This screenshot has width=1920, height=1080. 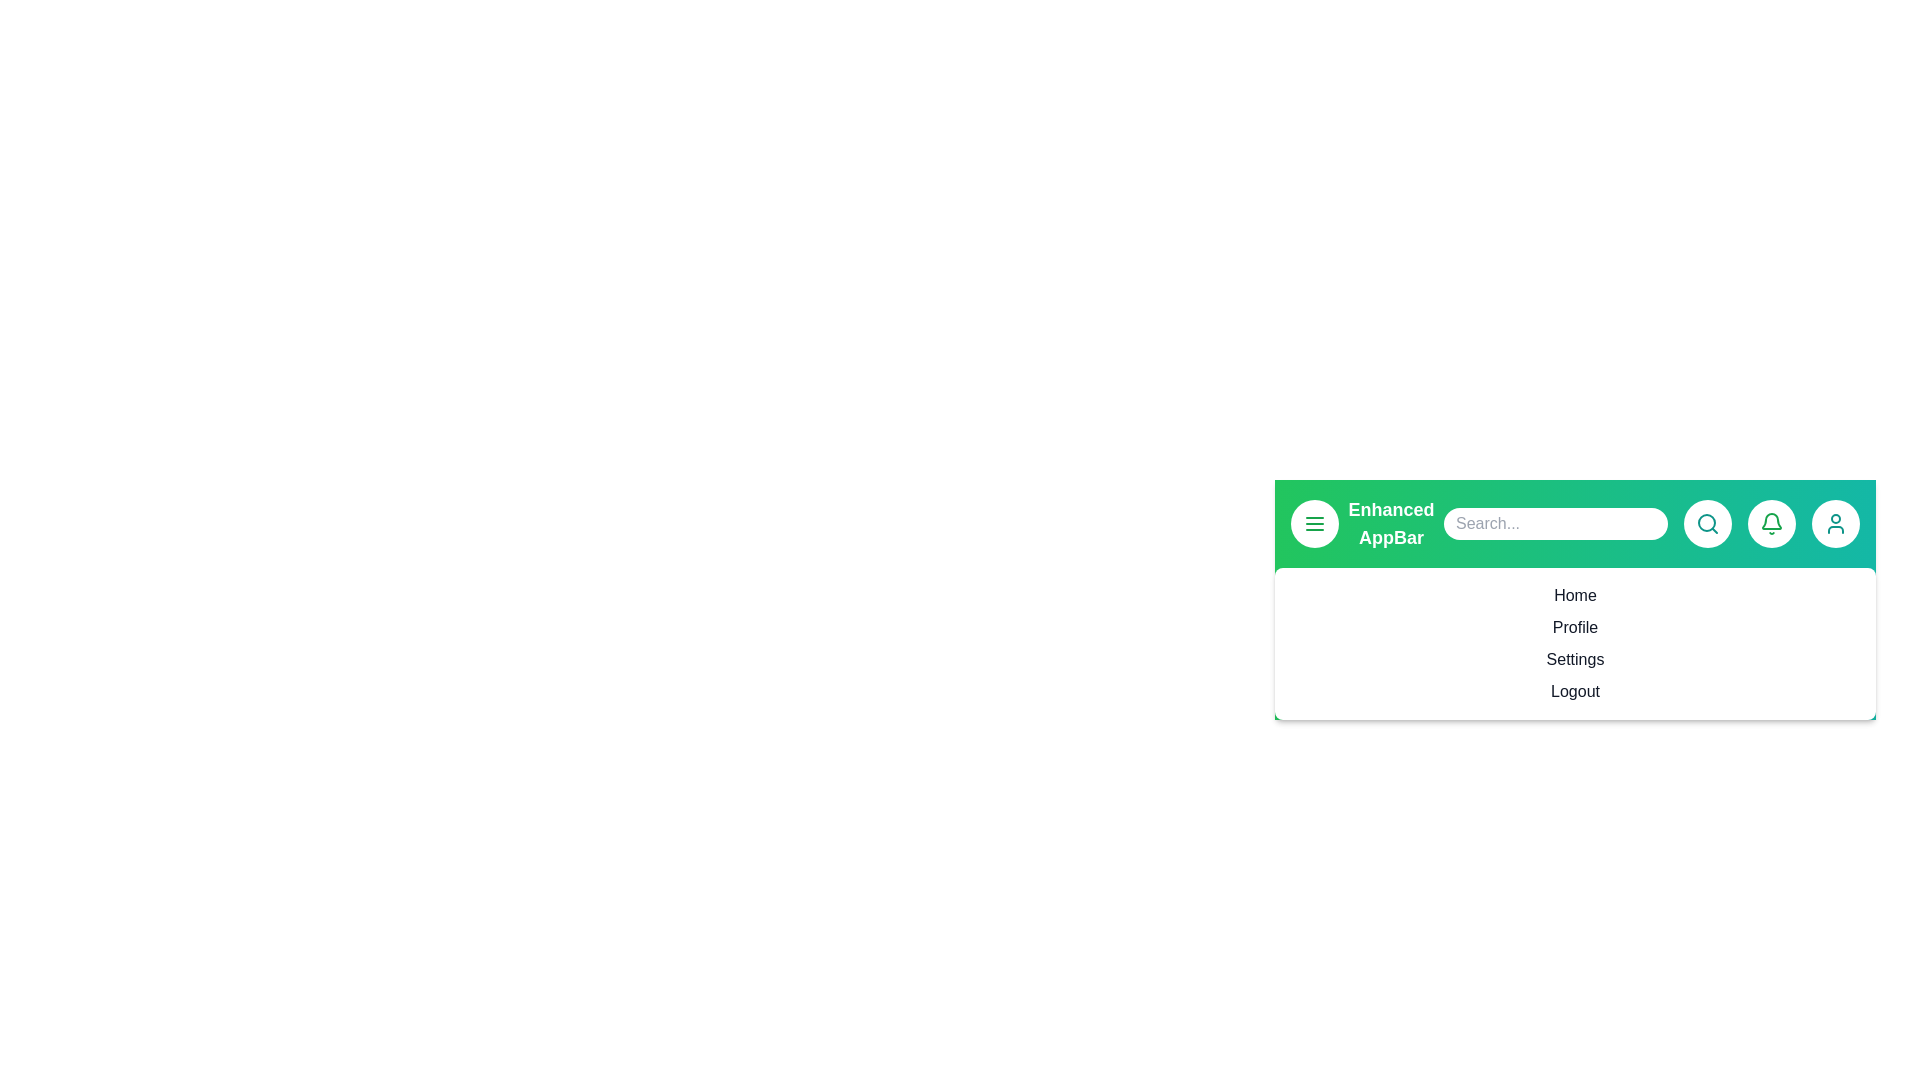 What do you see at coordinates (1574, 595) in the screenshot?
I see `the menu item Home from the EnhancedAppBar` at bounding box center [1574, 595].